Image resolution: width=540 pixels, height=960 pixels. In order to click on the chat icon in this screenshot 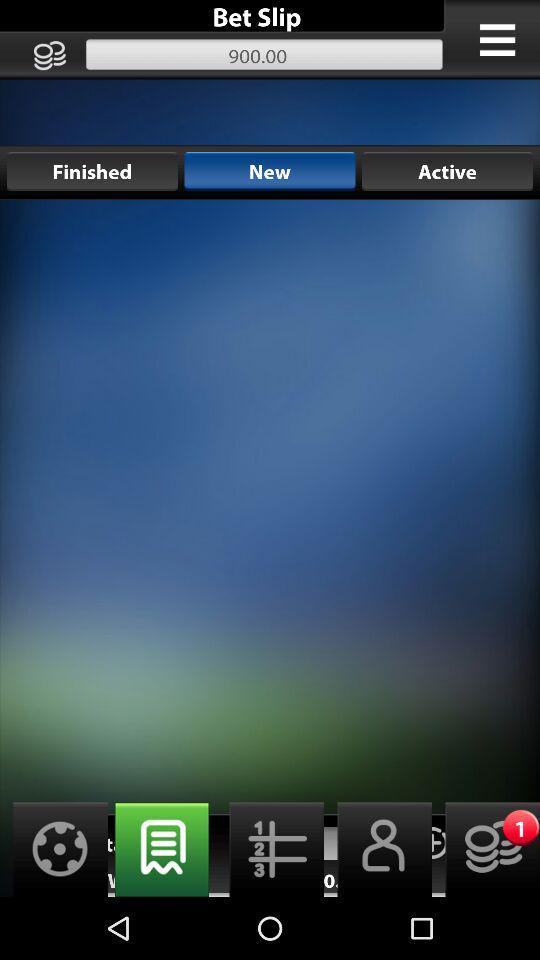, I will do `click(161, 909)`.